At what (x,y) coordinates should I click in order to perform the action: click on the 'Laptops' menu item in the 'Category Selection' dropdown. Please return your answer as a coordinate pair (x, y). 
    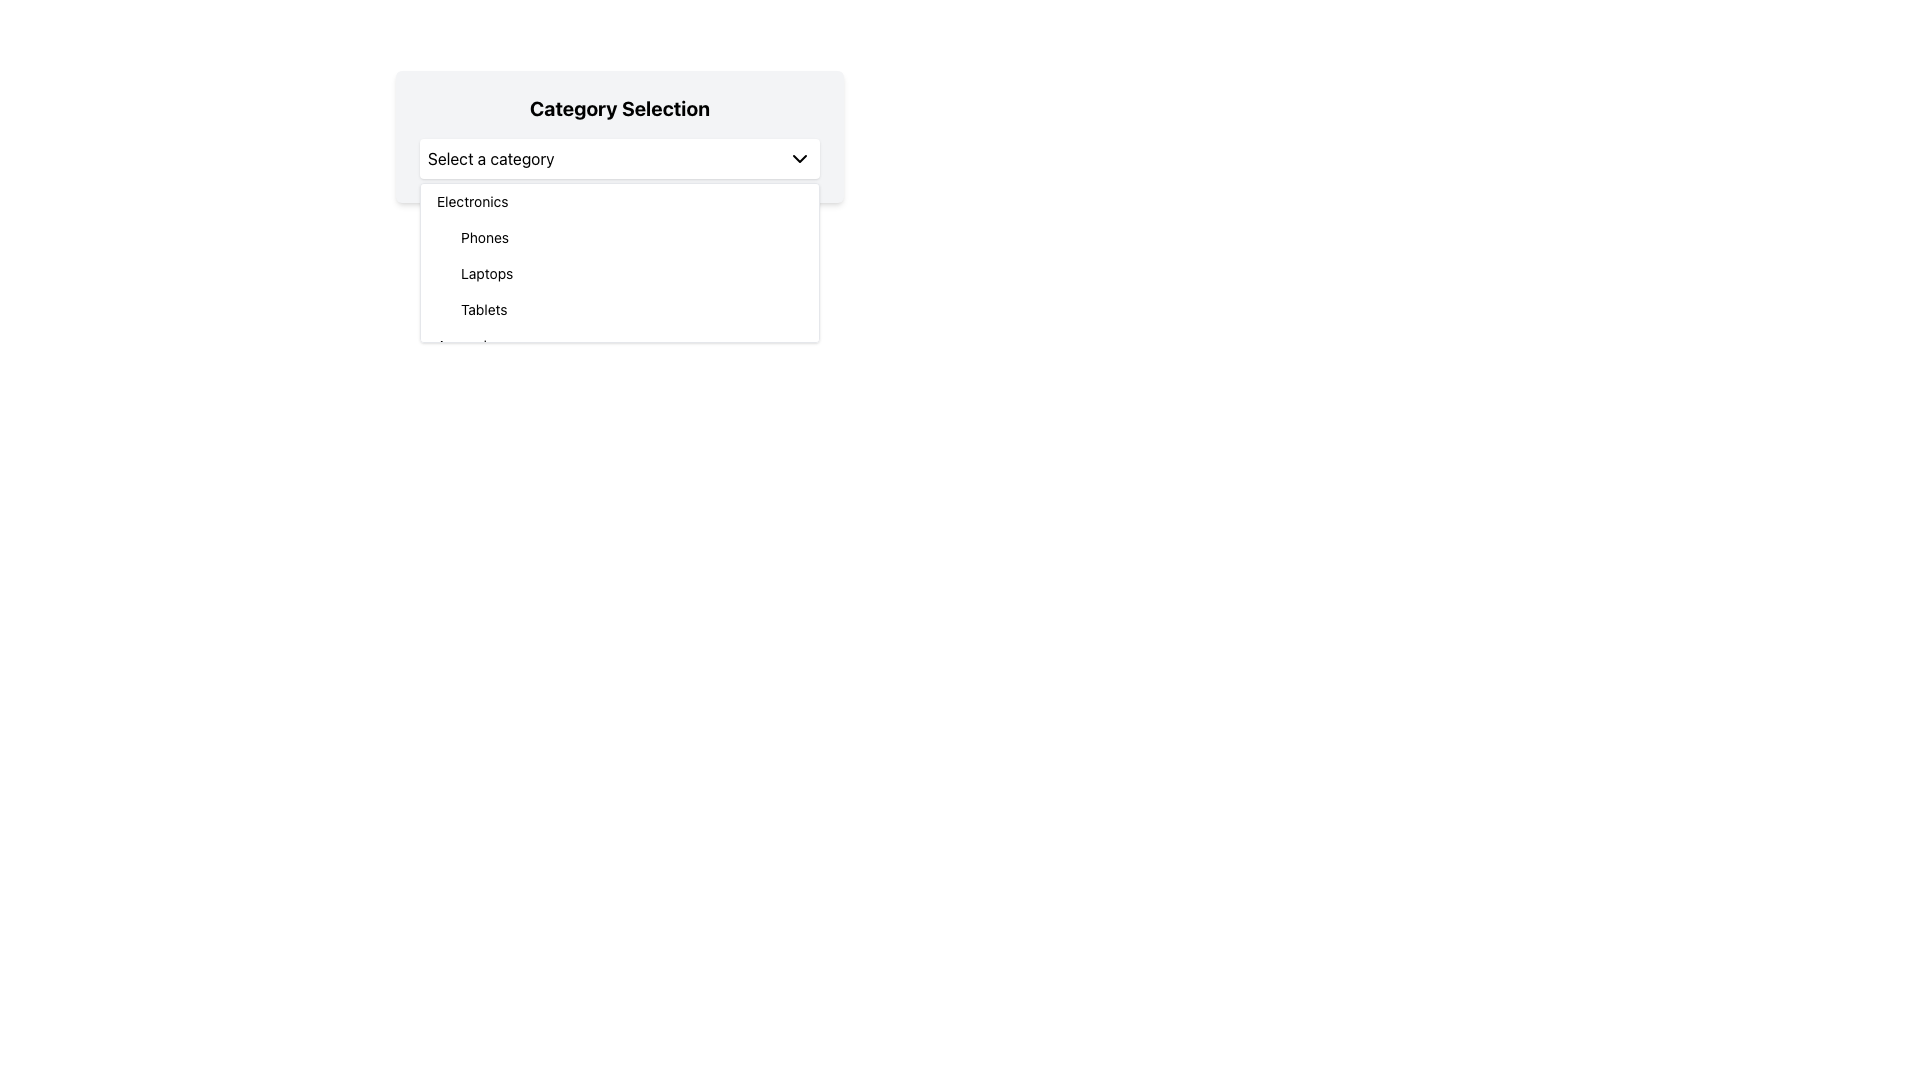
    Looking at the image, I should click on (631, 273).